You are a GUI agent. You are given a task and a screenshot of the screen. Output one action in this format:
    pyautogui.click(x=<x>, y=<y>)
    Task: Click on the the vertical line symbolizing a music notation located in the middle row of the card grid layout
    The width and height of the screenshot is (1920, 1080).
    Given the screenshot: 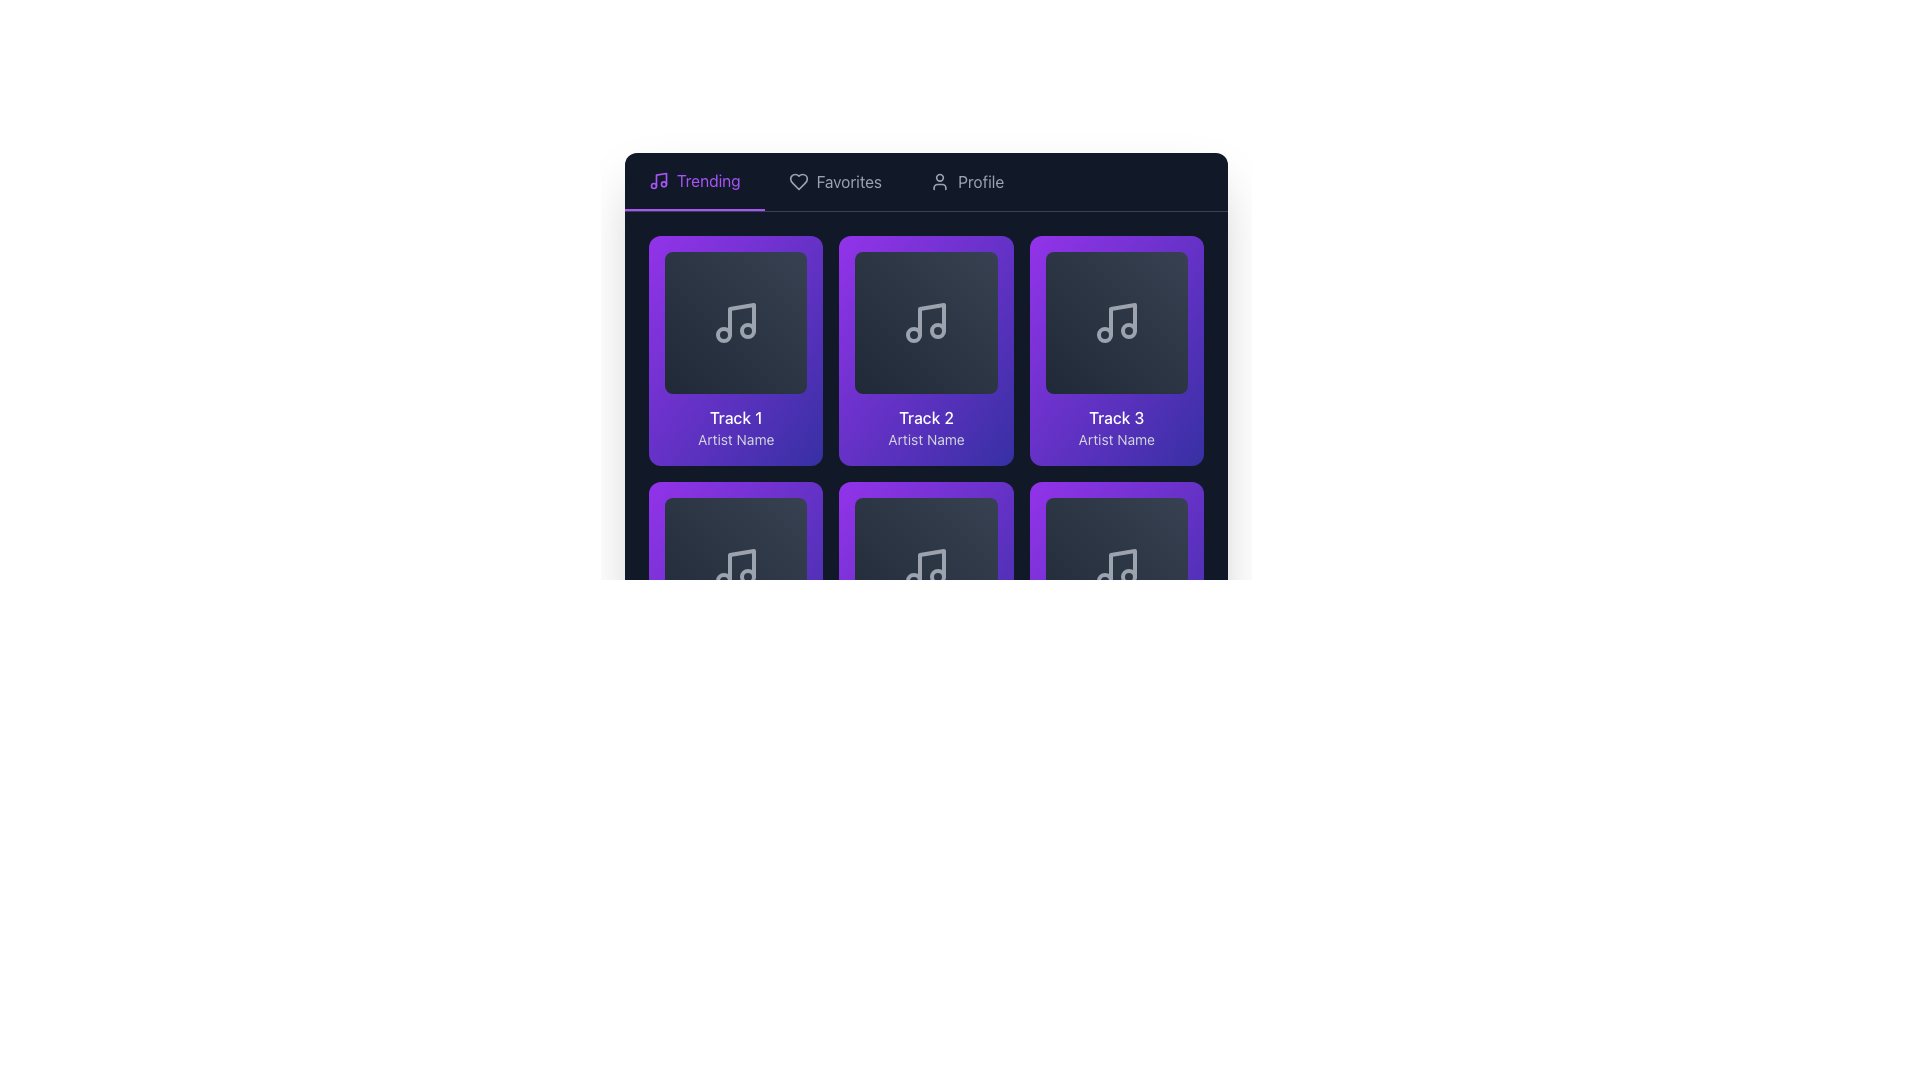 What is the action you would take?
    pyautogui.click(x=931, y=566)
    